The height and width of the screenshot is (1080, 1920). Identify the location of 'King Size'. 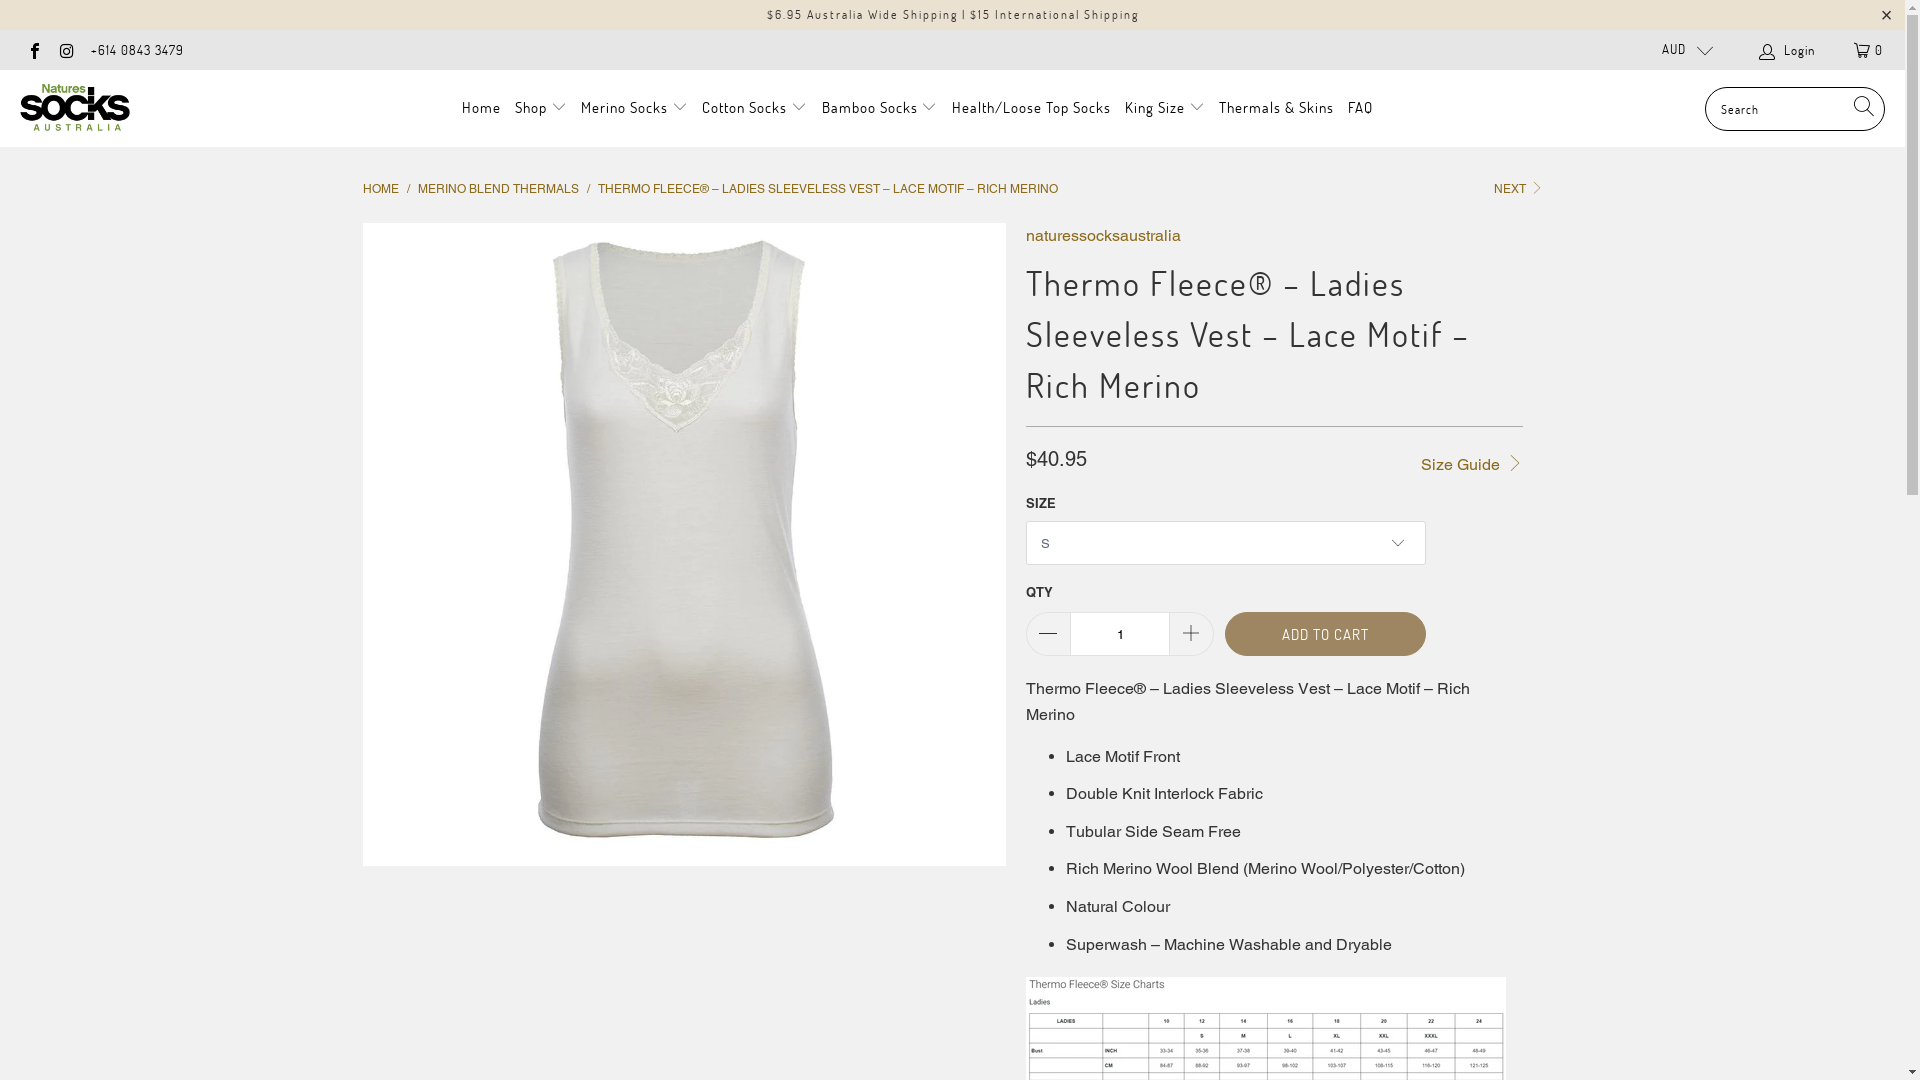
(1165, 108).